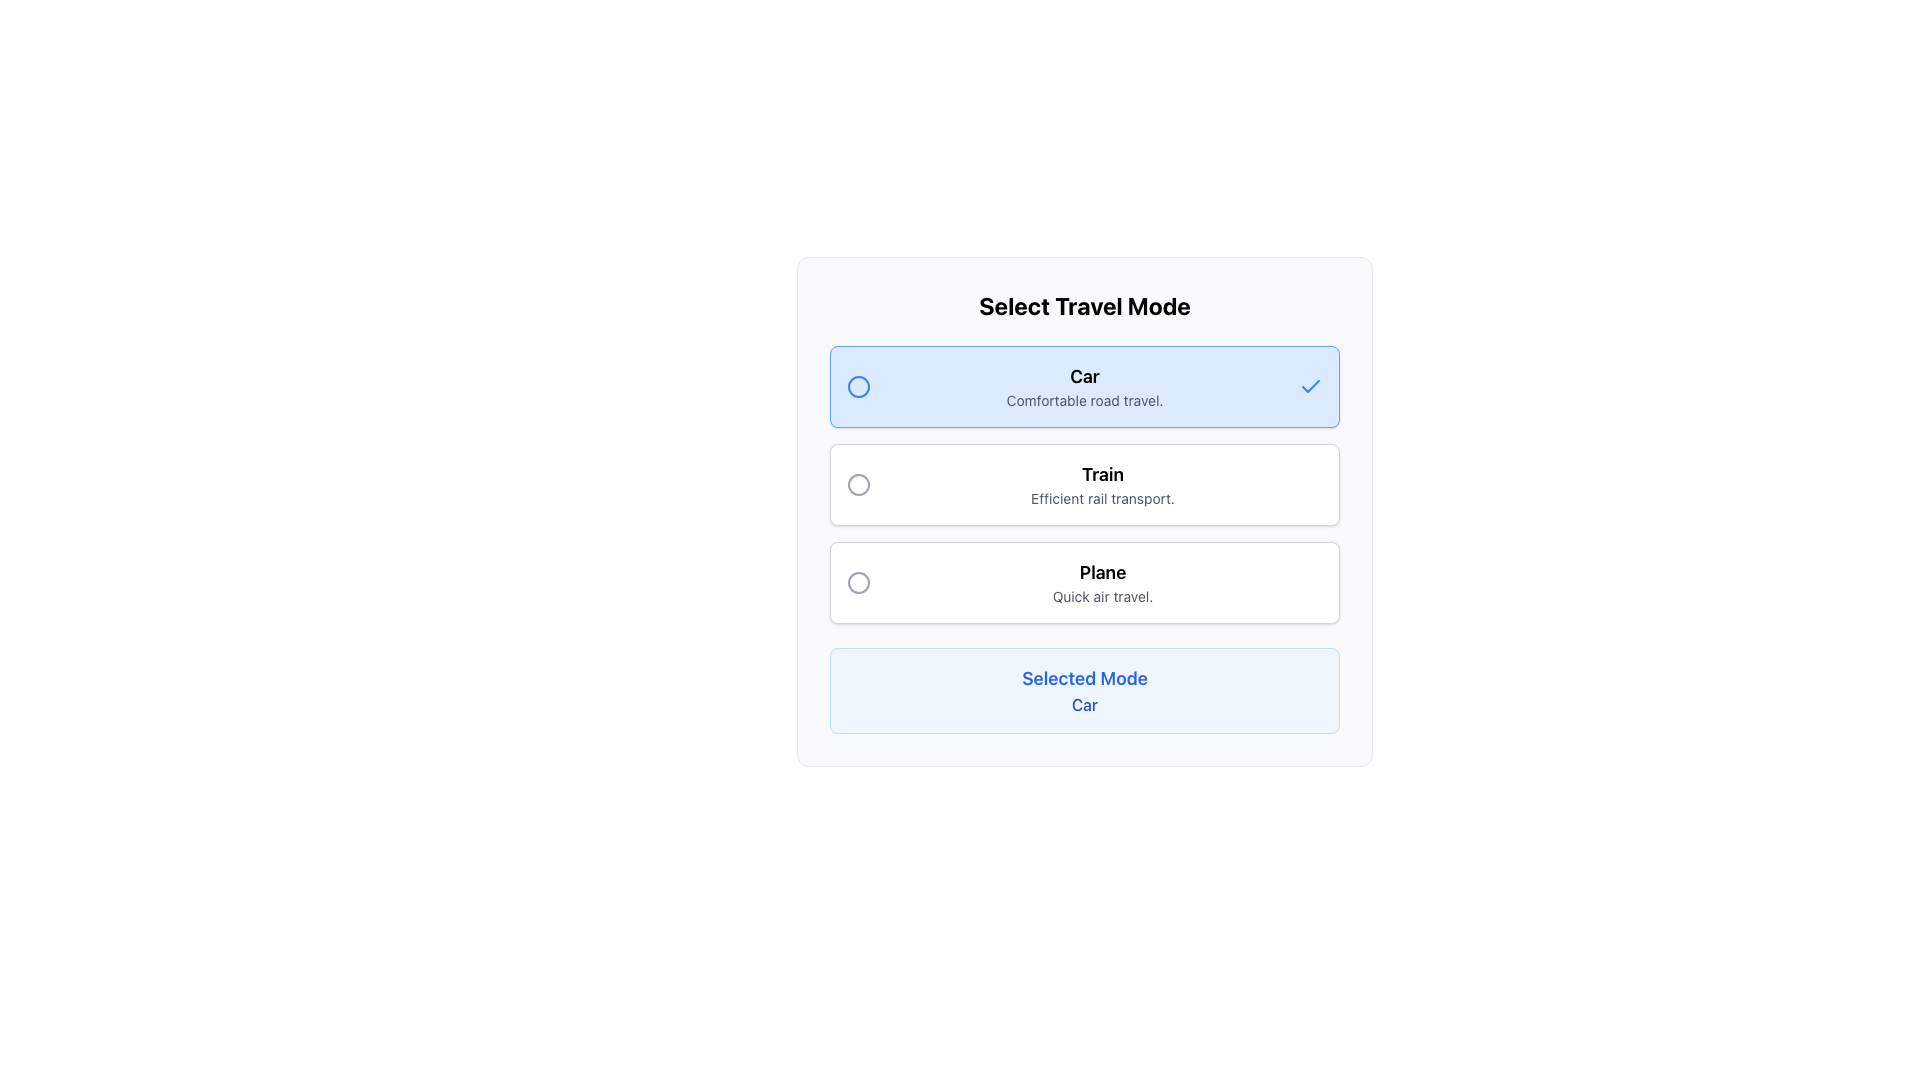  Describe the element at coordinates (1083, 485) in the screenshot. I see `the second selectable option in the list, which features a gray circular outline and the text 'Train' in bold` at that location.